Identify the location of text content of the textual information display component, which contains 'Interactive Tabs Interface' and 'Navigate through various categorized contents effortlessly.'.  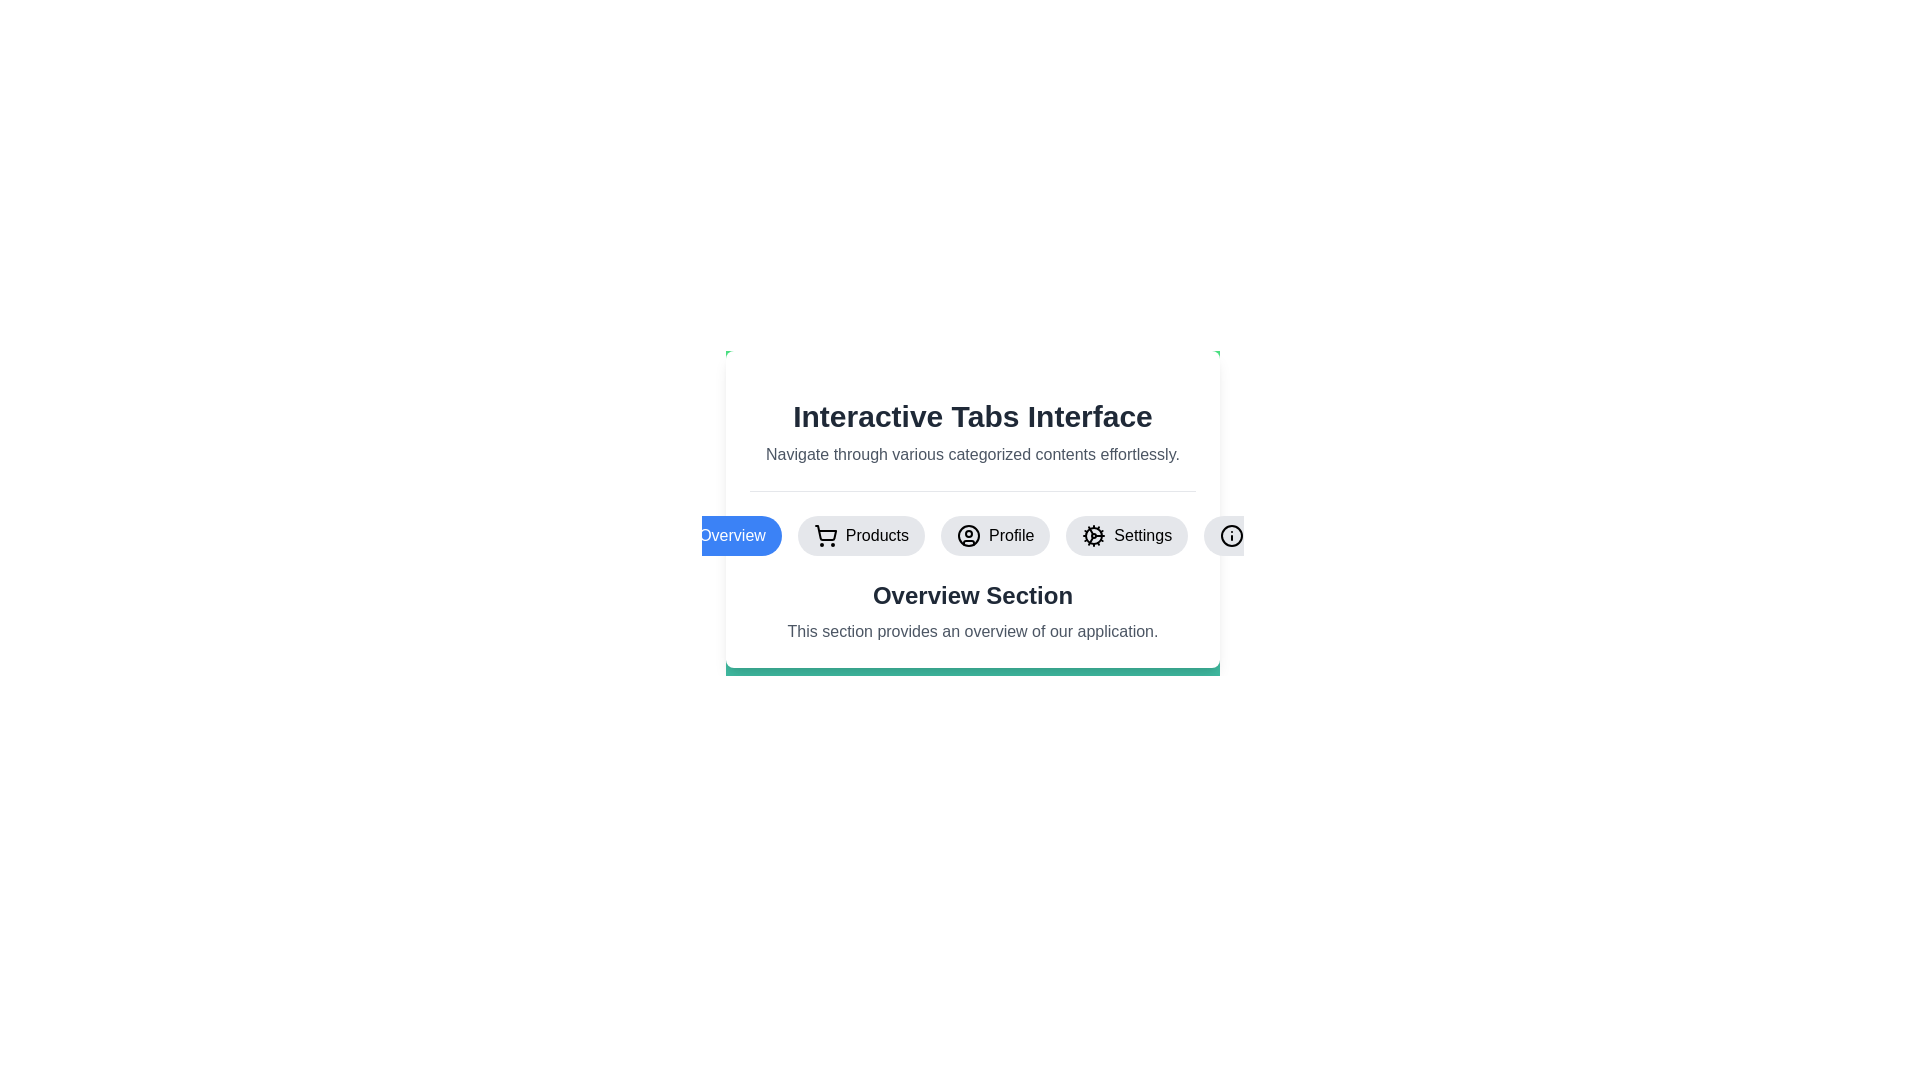
(973, 431).